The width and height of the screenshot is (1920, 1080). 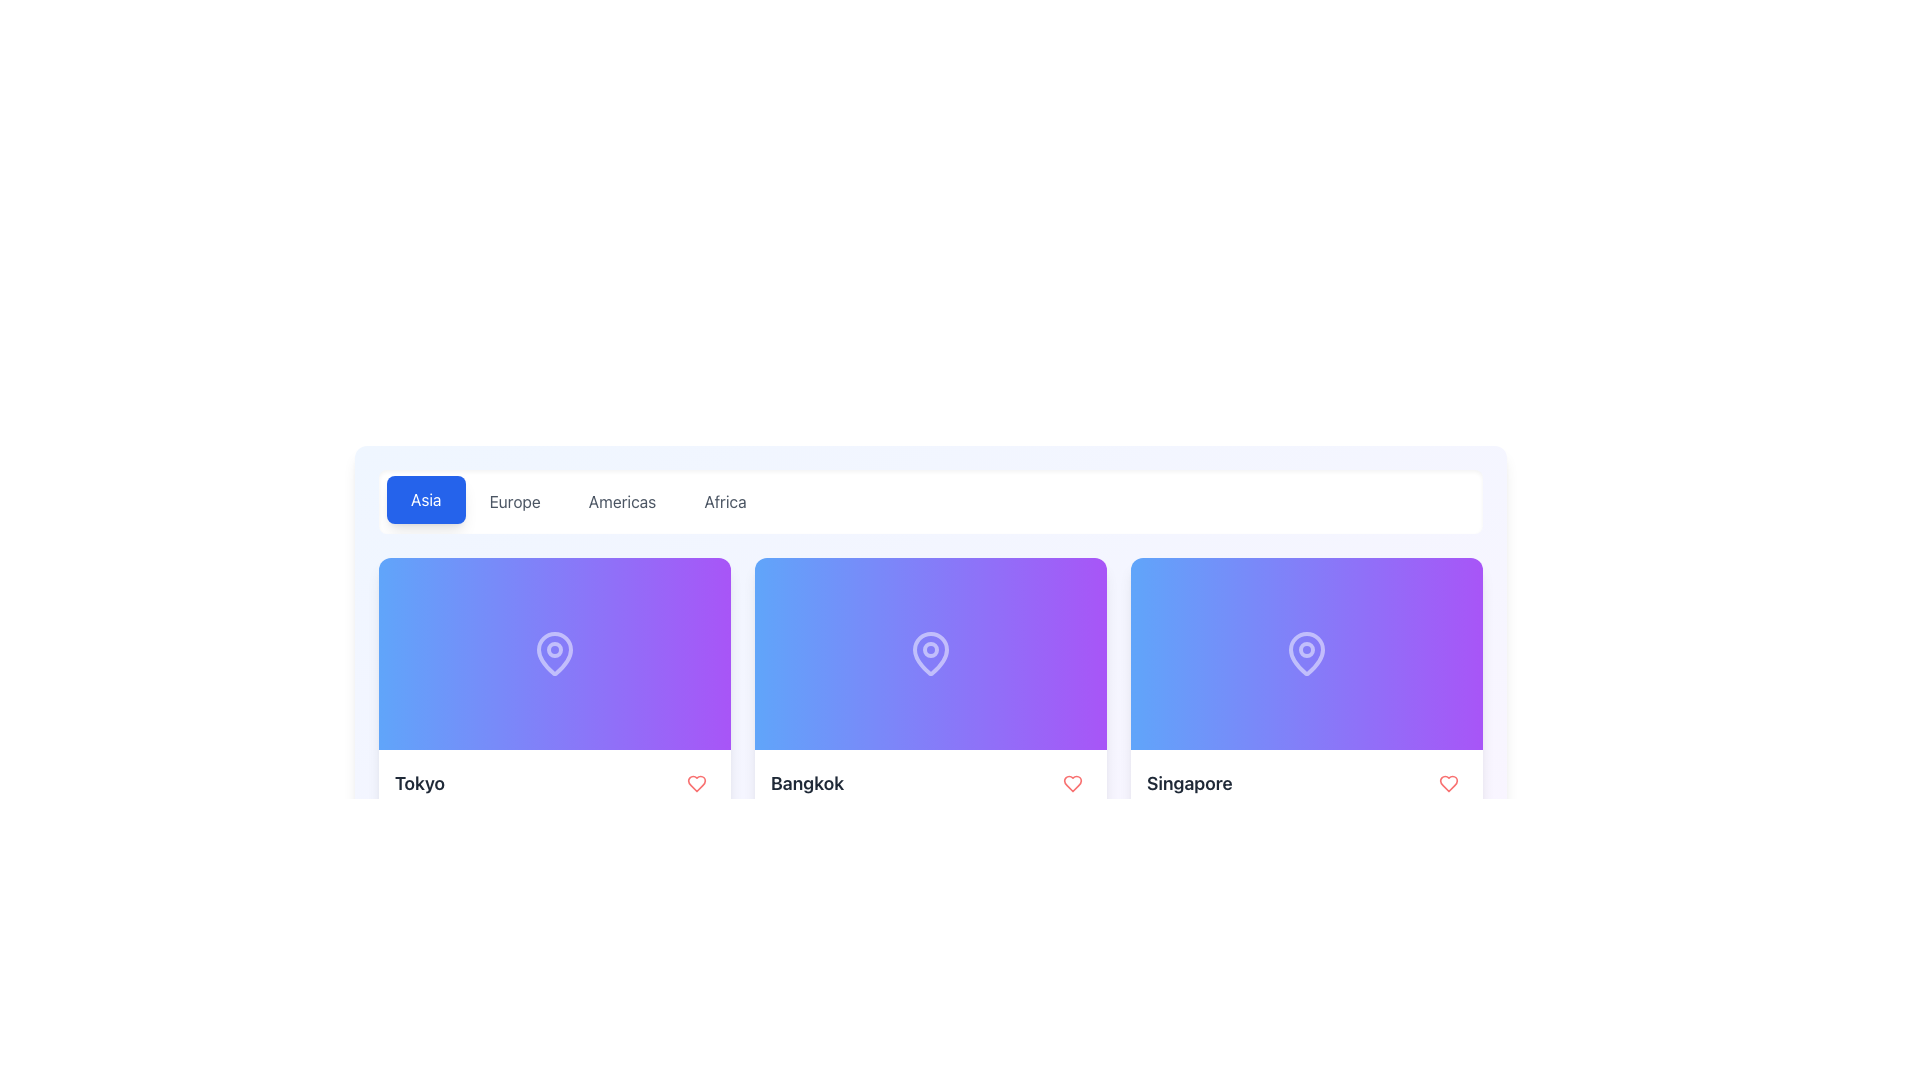 What do you see at coordinates (1189, 782) in the screenshot?
I see `the text label displaying 'Singapore', which is styled with a bold font and dark color, located at the bottom of a card-like component, to the left of a heart-shaped icon` at bounding box center [1189, 782].